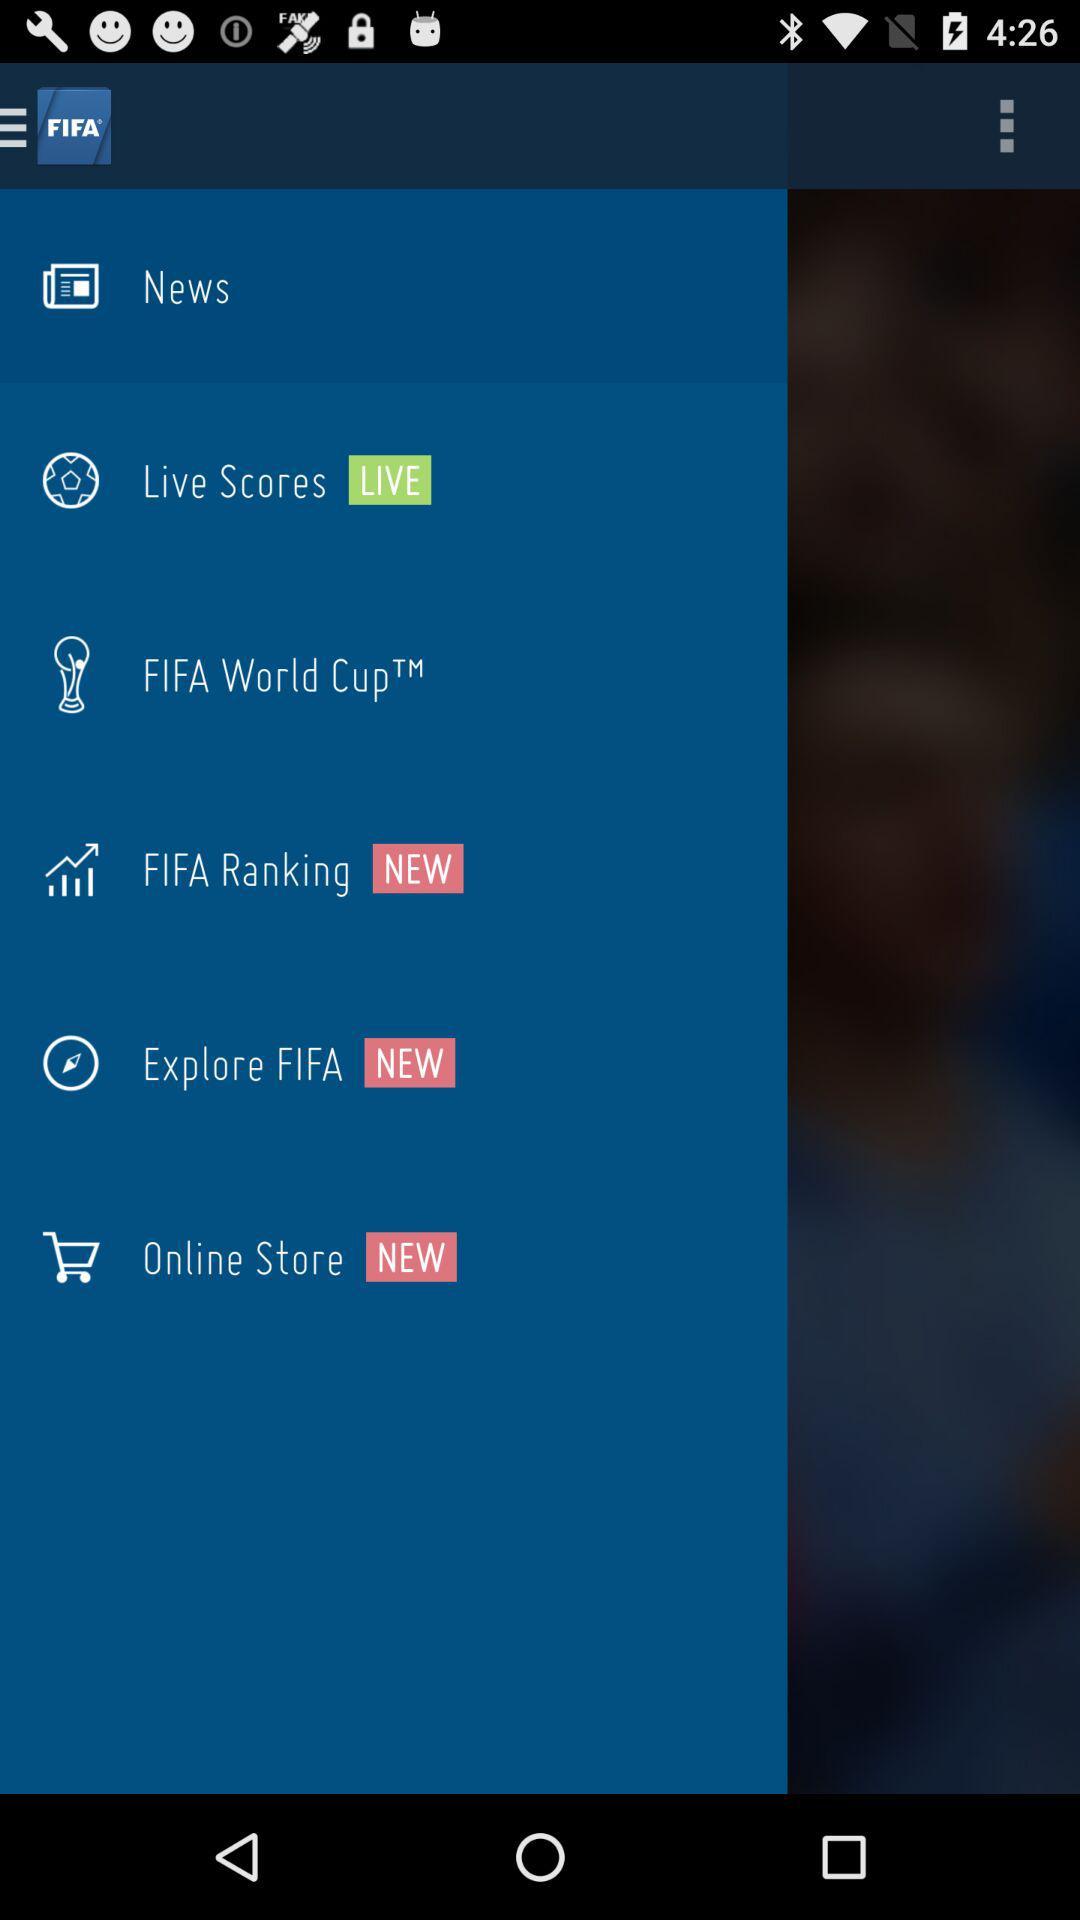  Describe the element at coordinates (245, 868) in the screenshot. I see `the fifa ranking icon` at that location.